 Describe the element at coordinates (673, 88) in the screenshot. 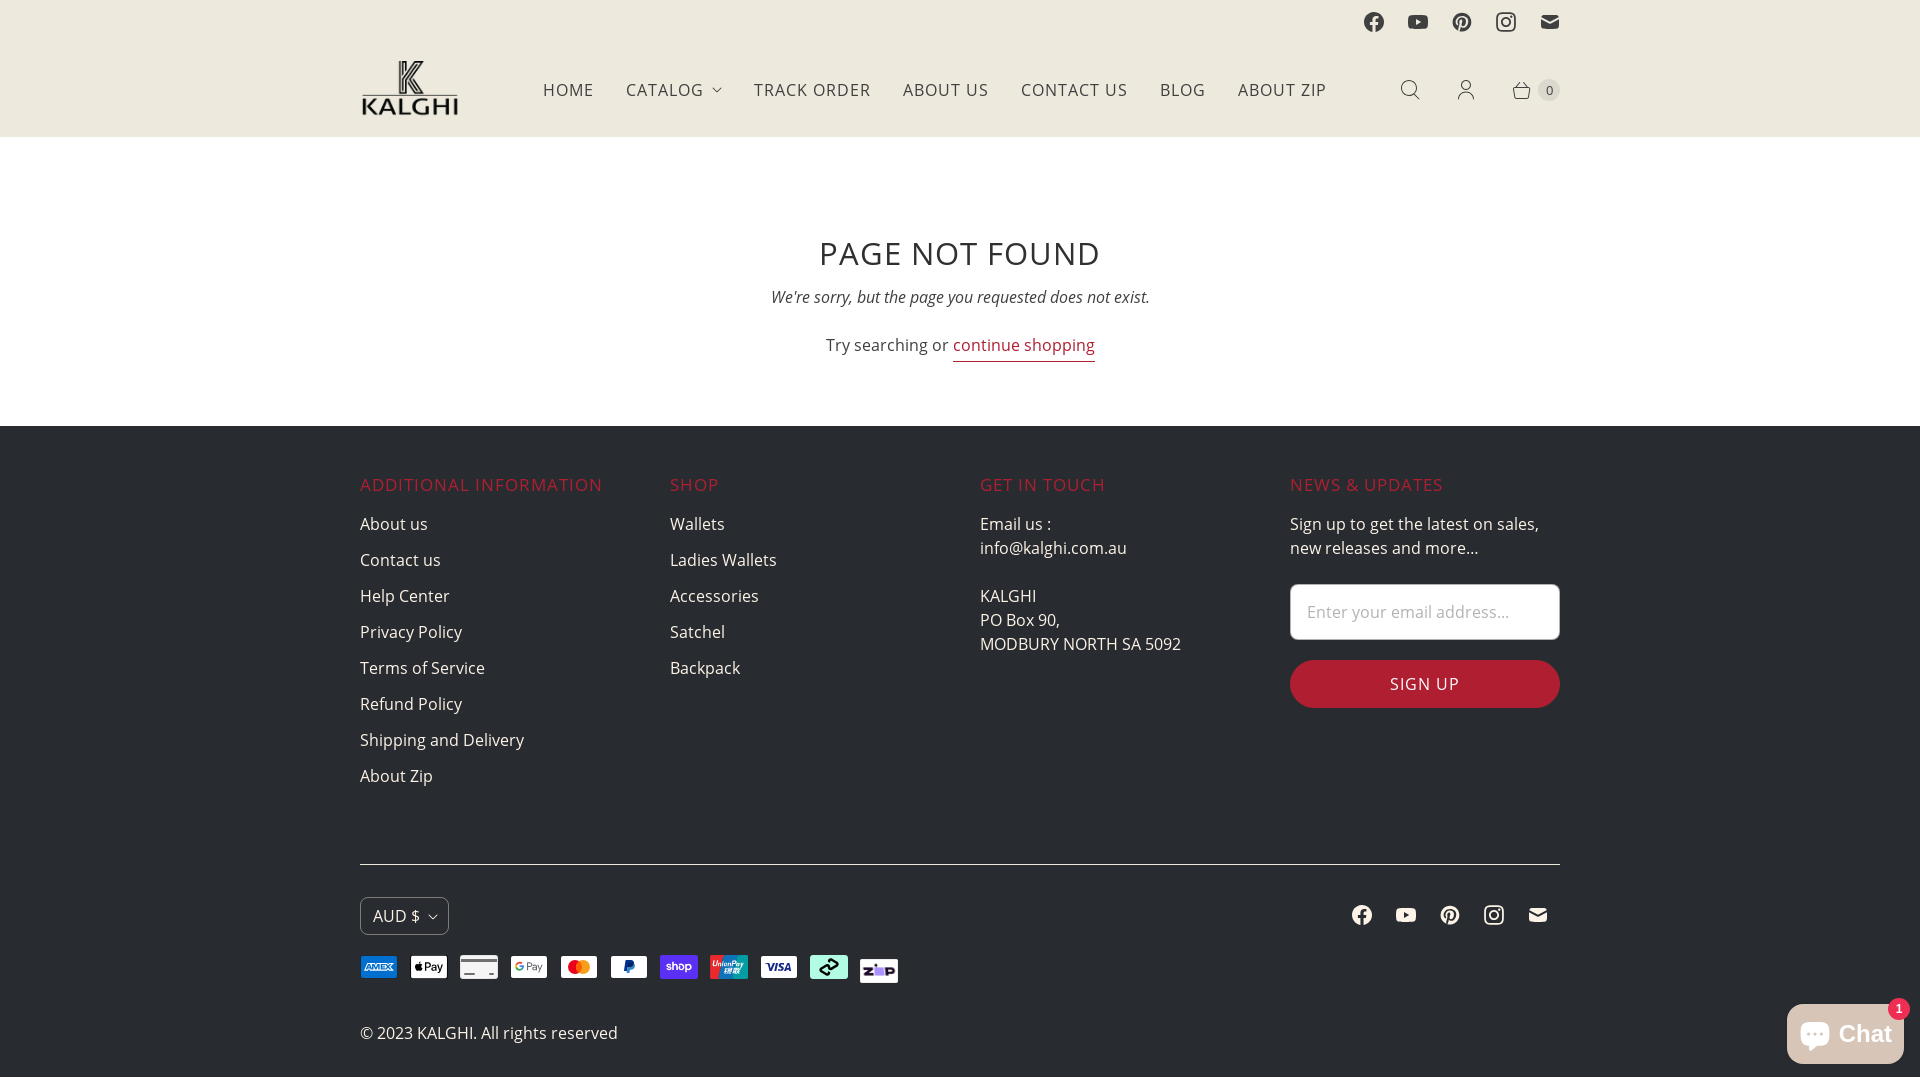

I see `'CATALOG'` at that location.